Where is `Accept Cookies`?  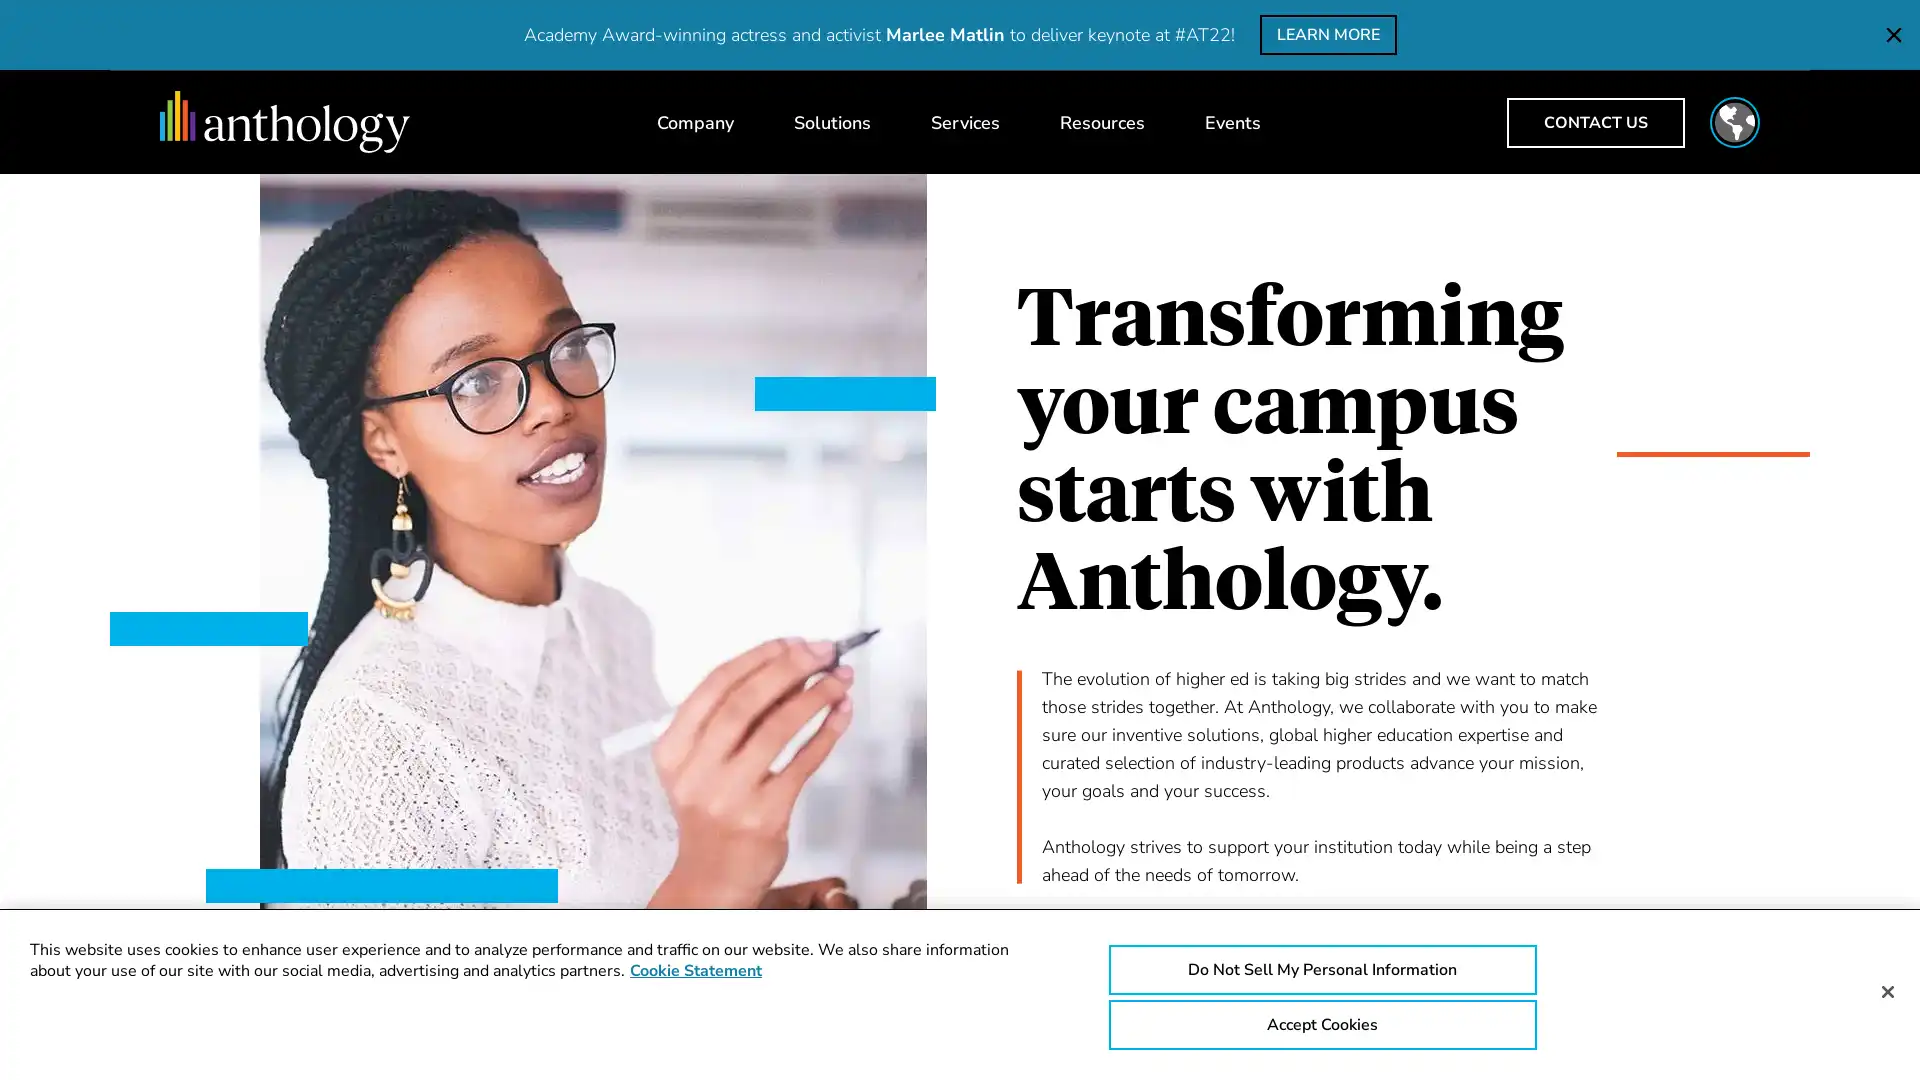 Accept Cookies is located at coordinates (1321, 1025).